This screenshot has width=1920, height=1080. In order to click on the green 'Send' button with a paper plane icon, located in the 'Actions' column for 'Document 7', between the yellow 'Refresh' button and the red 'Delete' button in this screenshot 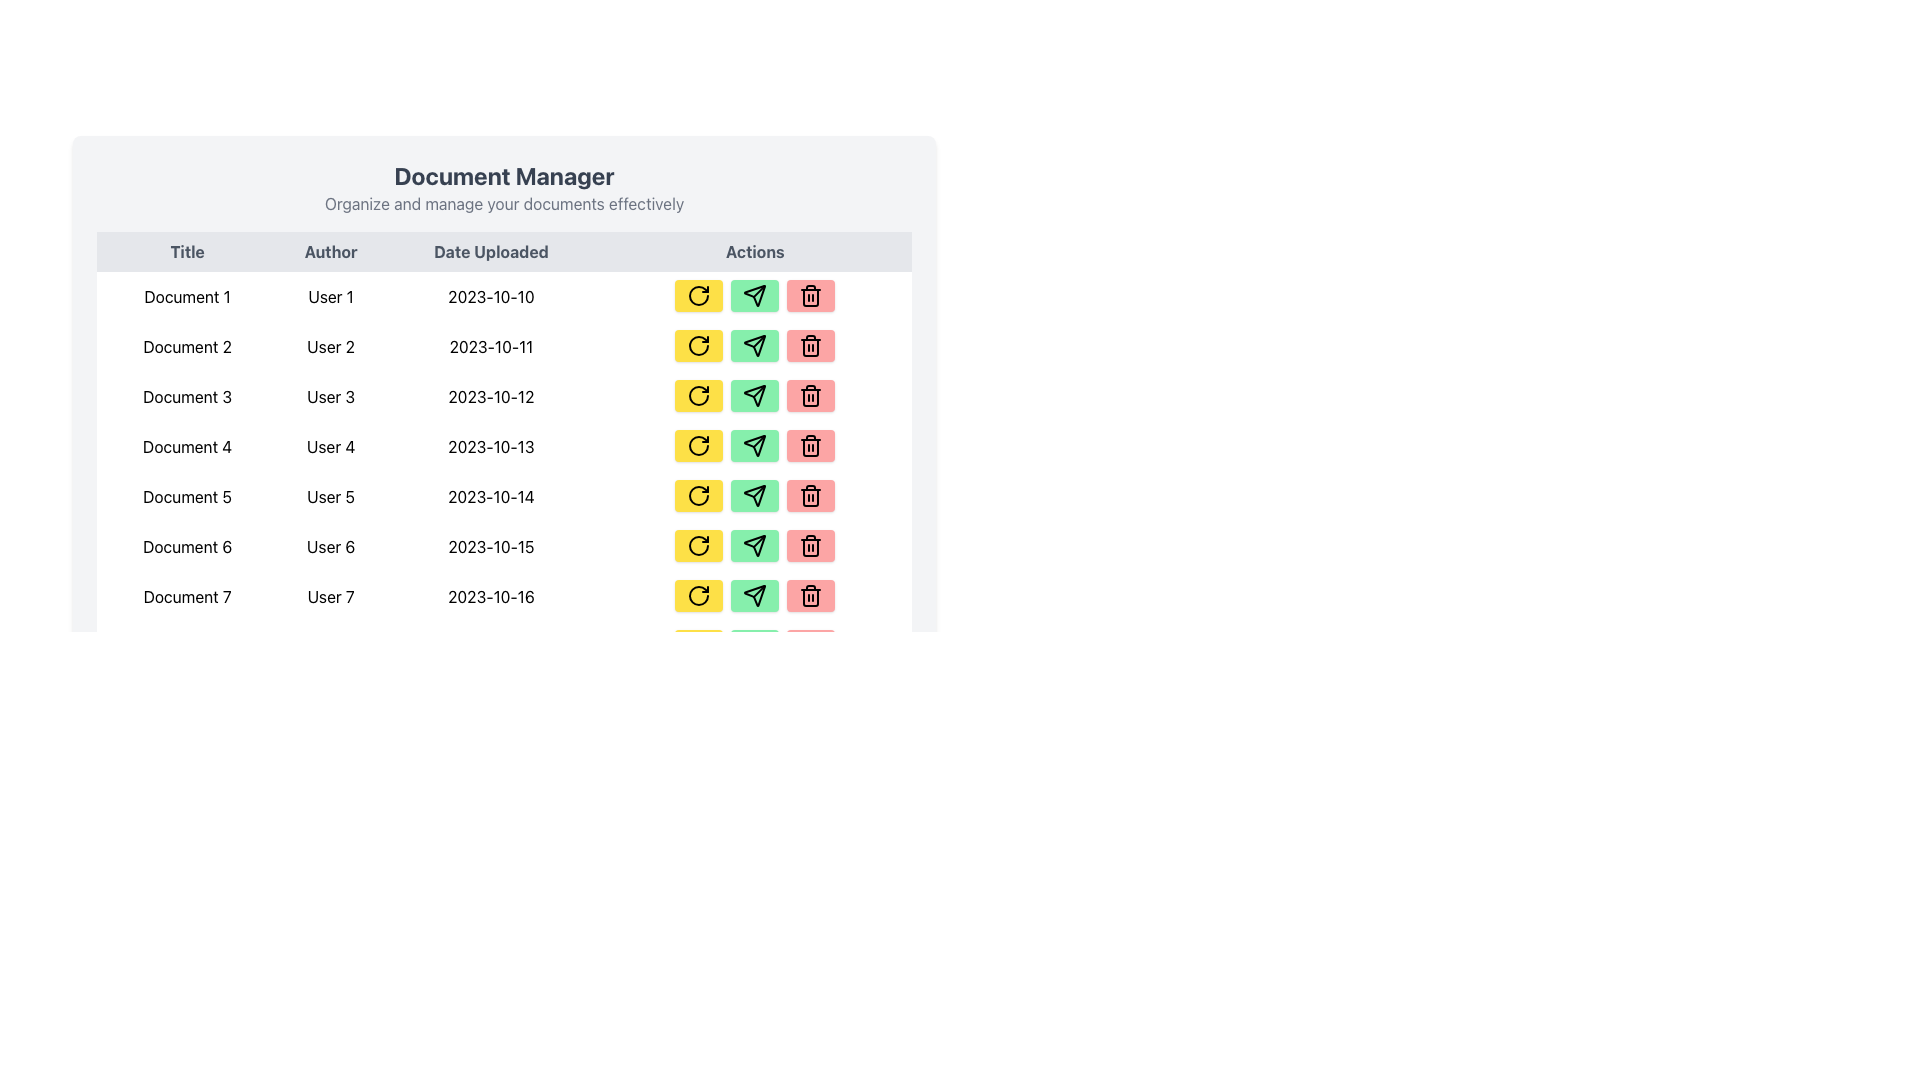, I will do `click(754, 596)`.